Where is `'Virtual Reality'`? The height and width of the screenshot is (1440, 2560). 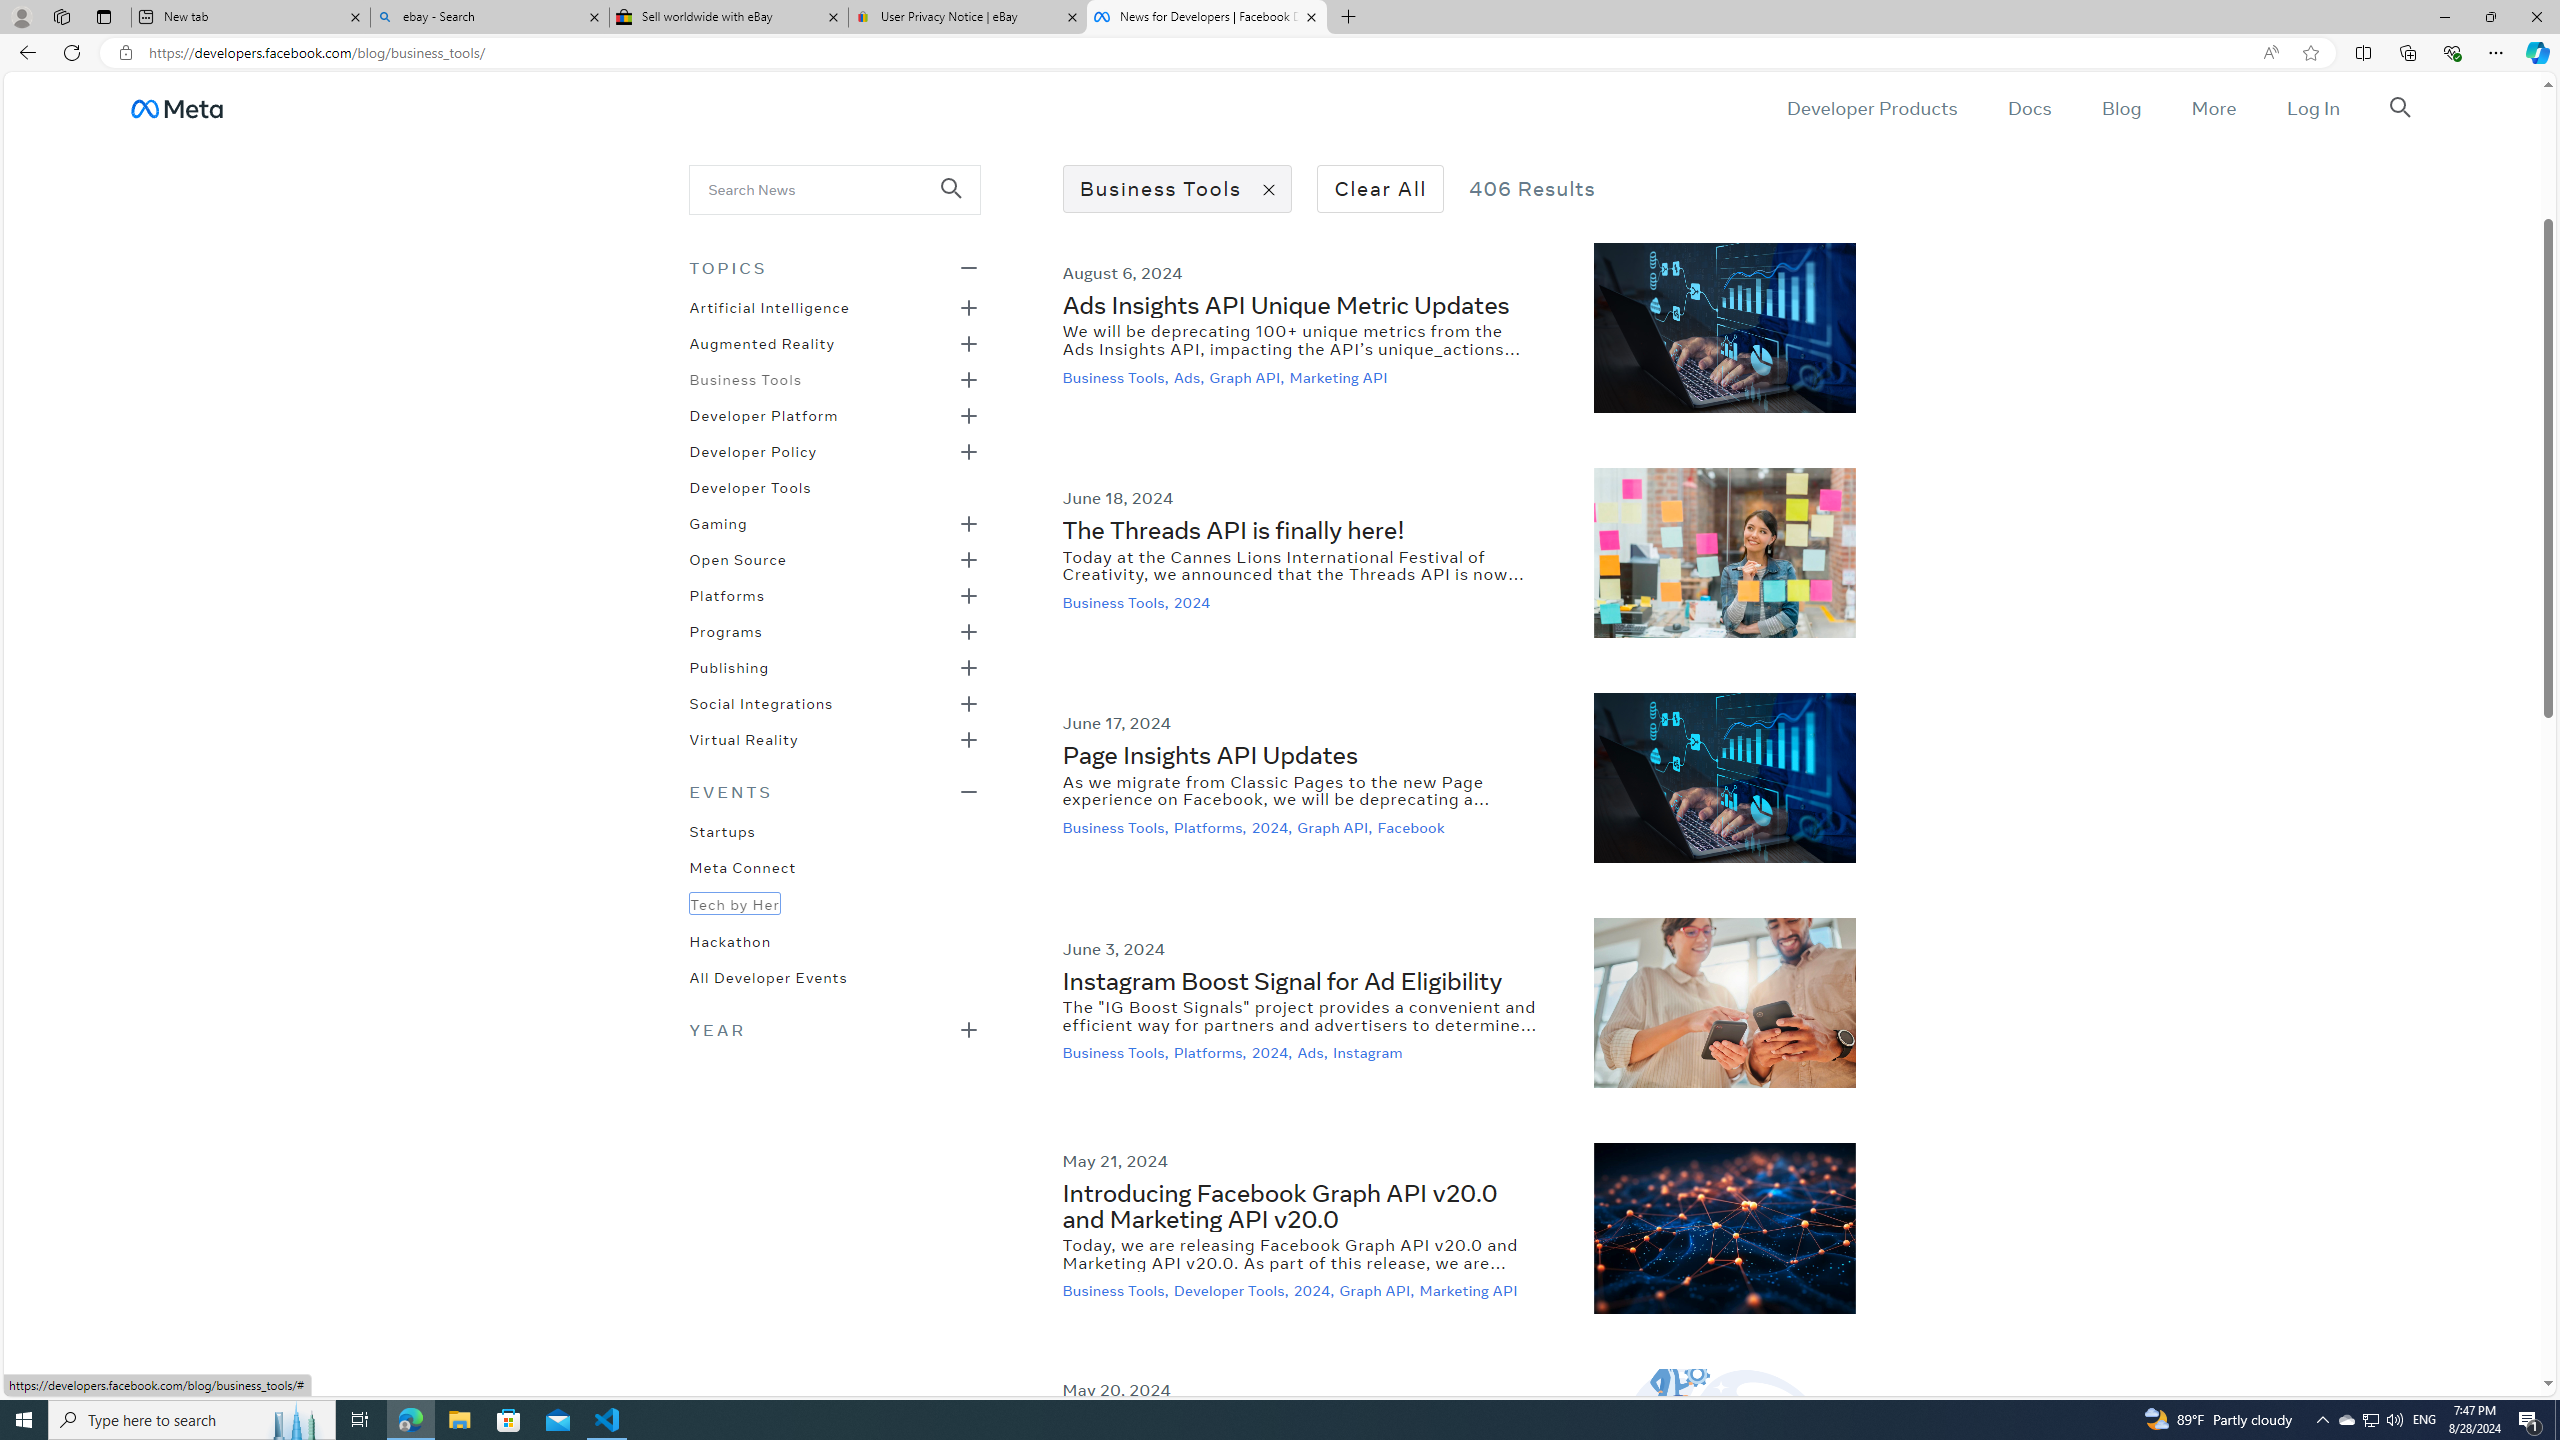
'Virtual Reality' is located at coordinates (742, 736).